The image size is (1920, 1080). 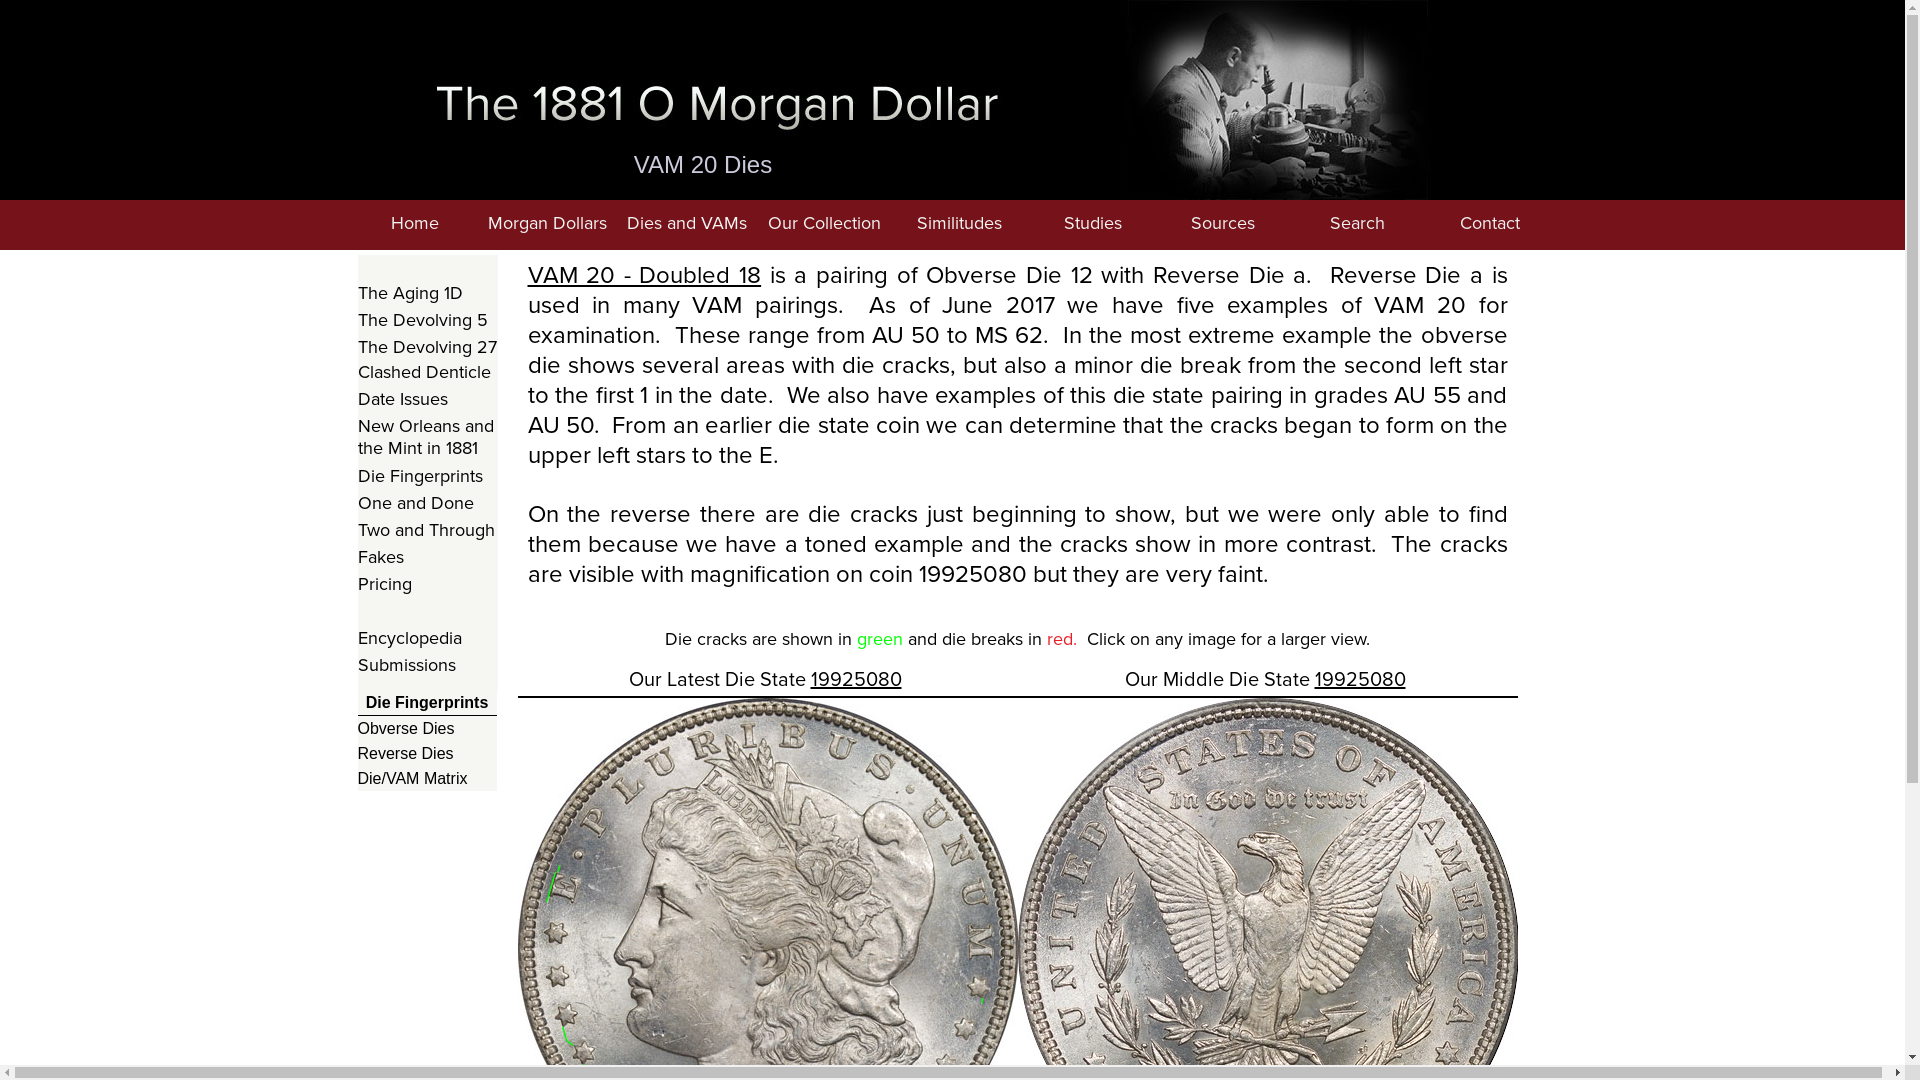 I want to click on 'Obverse Dies', so click(x=426, y=728).